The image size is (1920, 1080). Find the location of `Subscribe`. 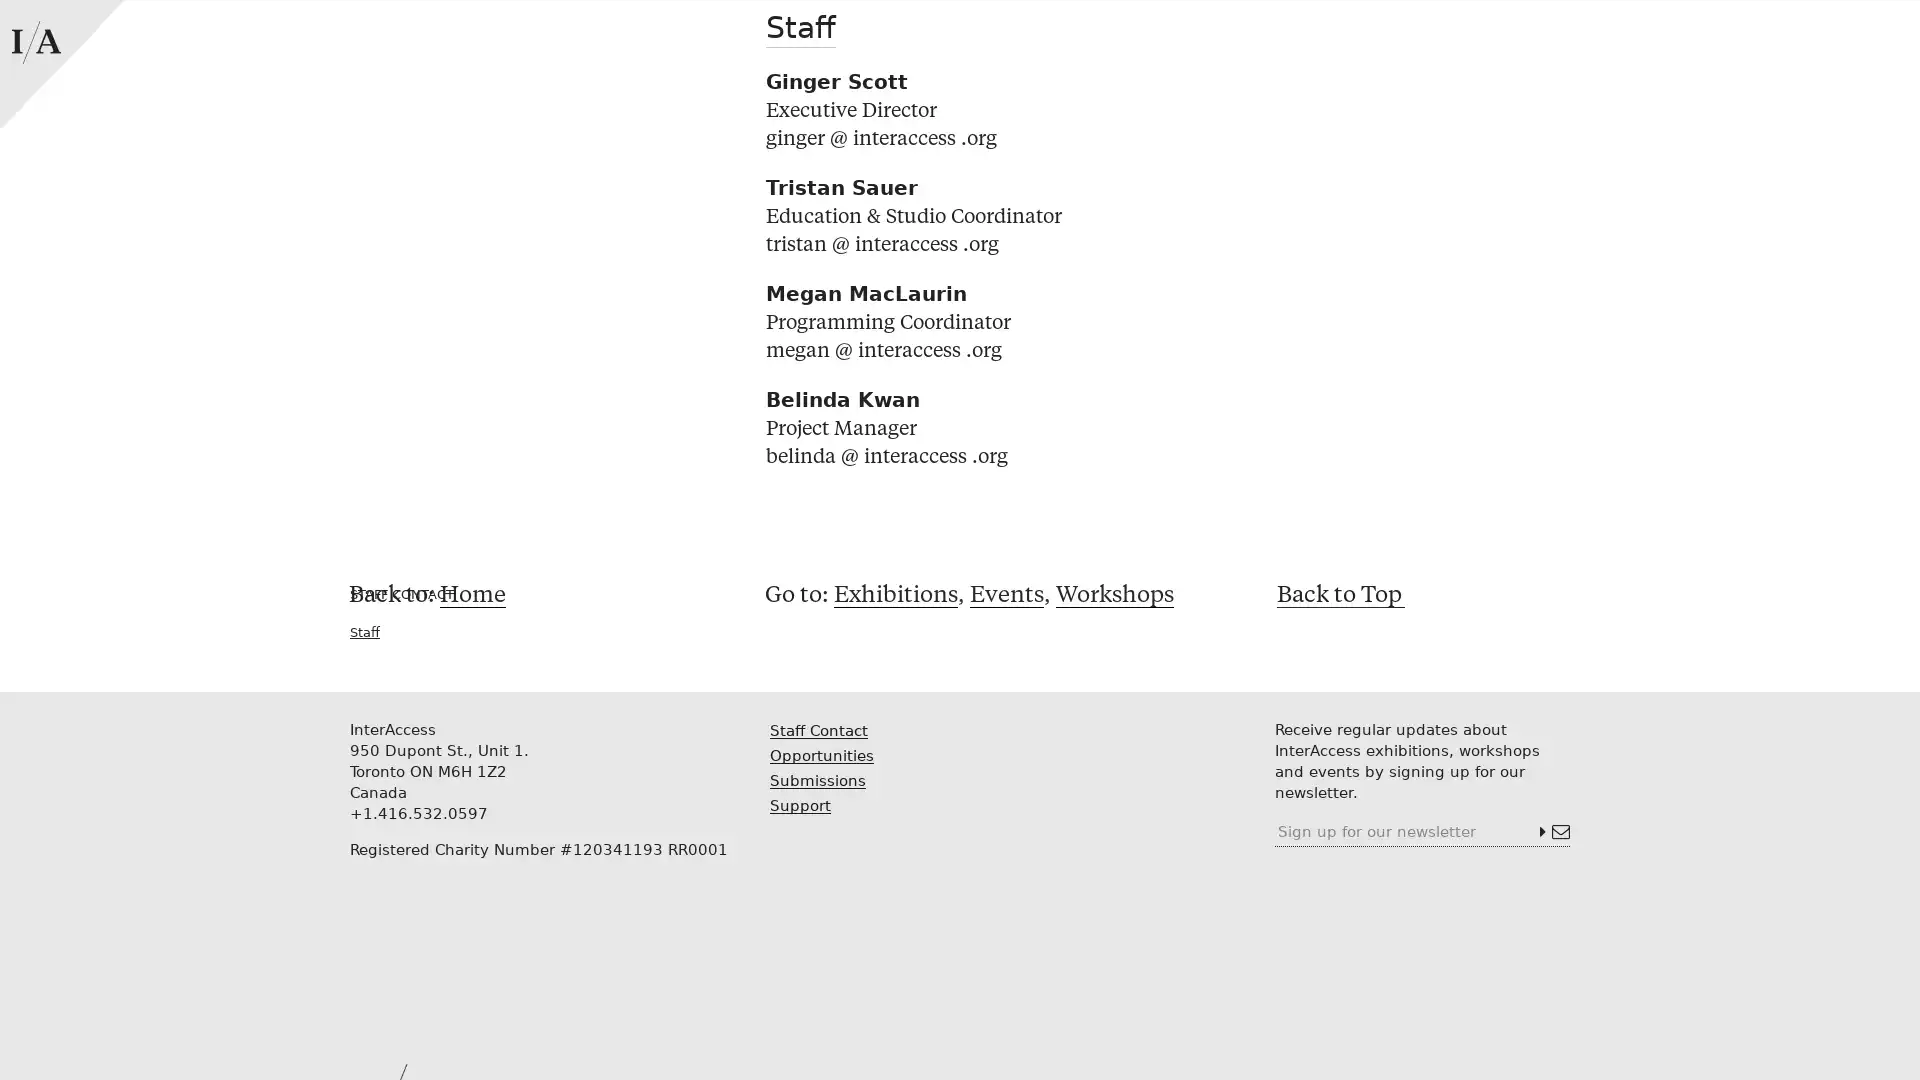

Subscribe is located at coordinates (1553, 832).